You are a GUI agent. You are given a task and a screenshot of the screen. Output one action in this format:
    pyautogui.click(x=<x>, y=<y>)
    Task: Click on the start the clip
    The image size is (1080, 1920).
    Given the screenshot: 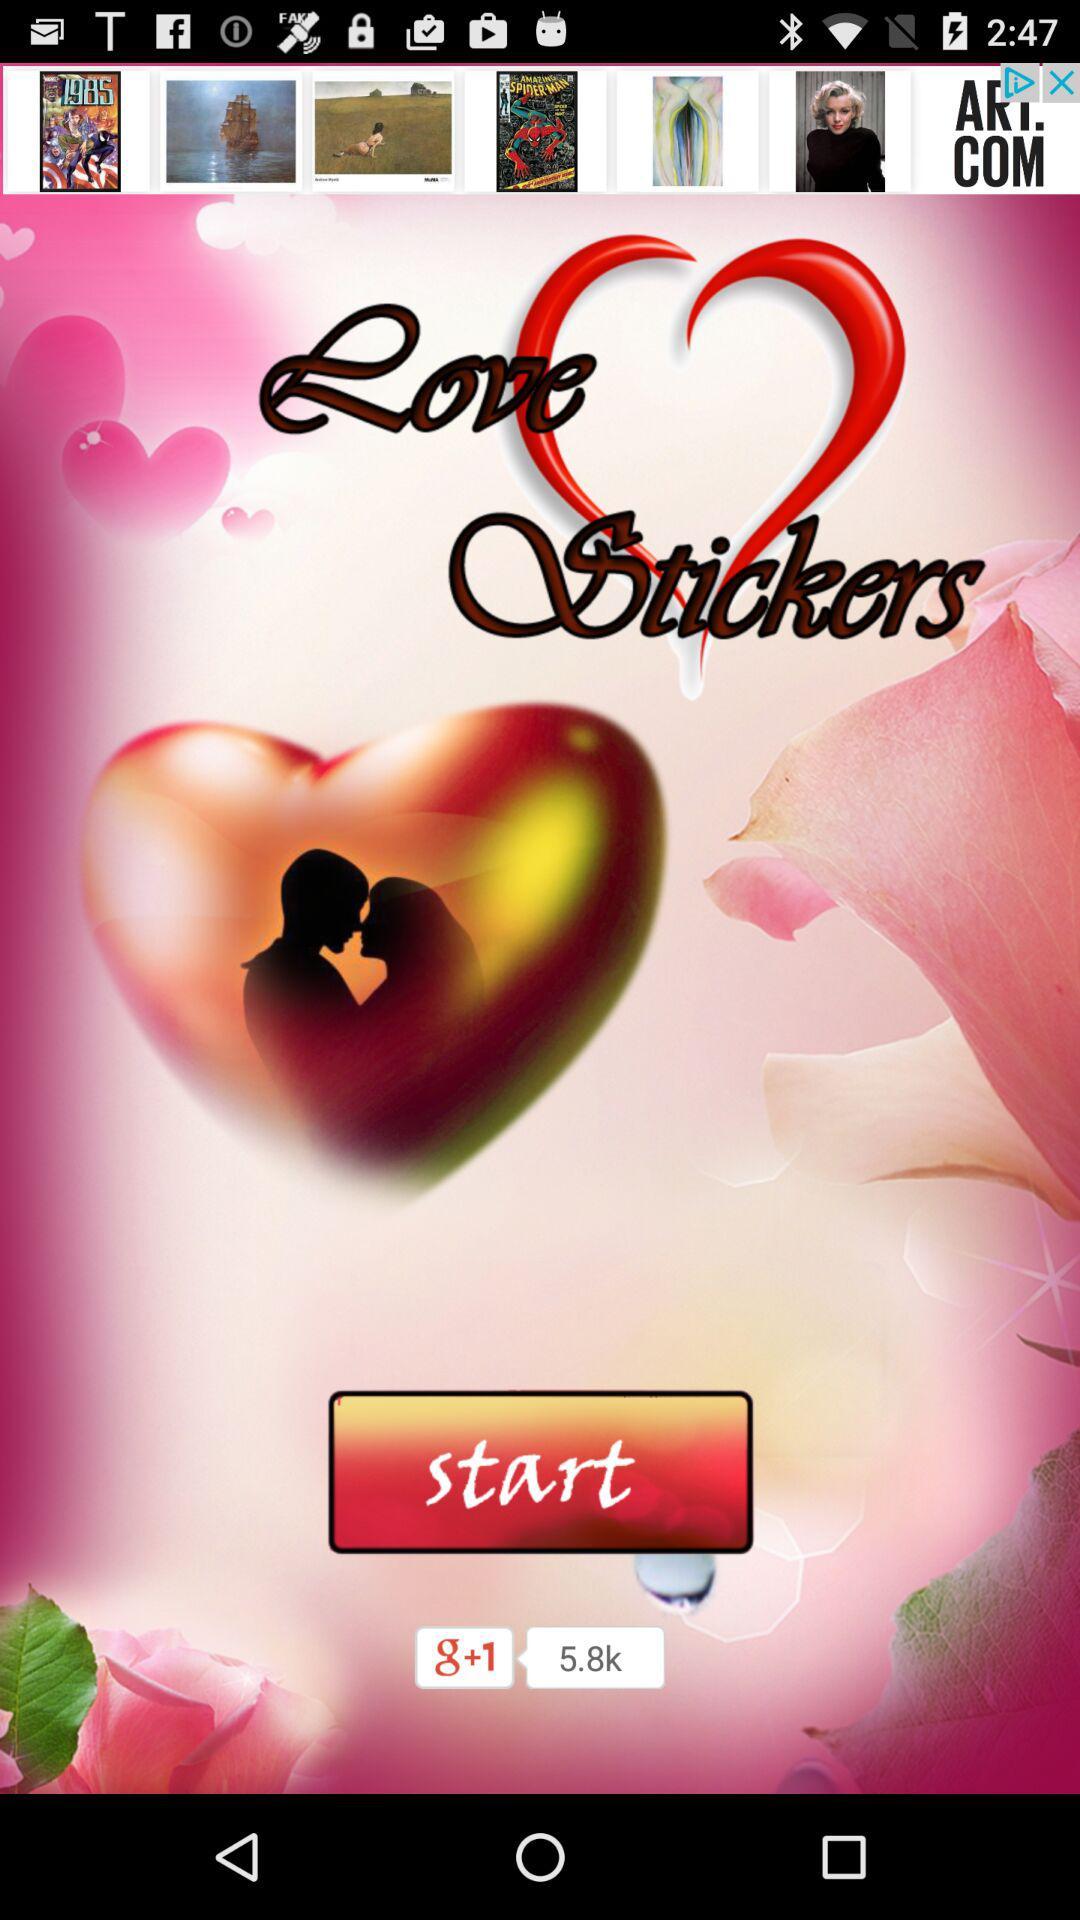 What is the action you would take?
    pyautogui.click(x=540, y=1473)
    